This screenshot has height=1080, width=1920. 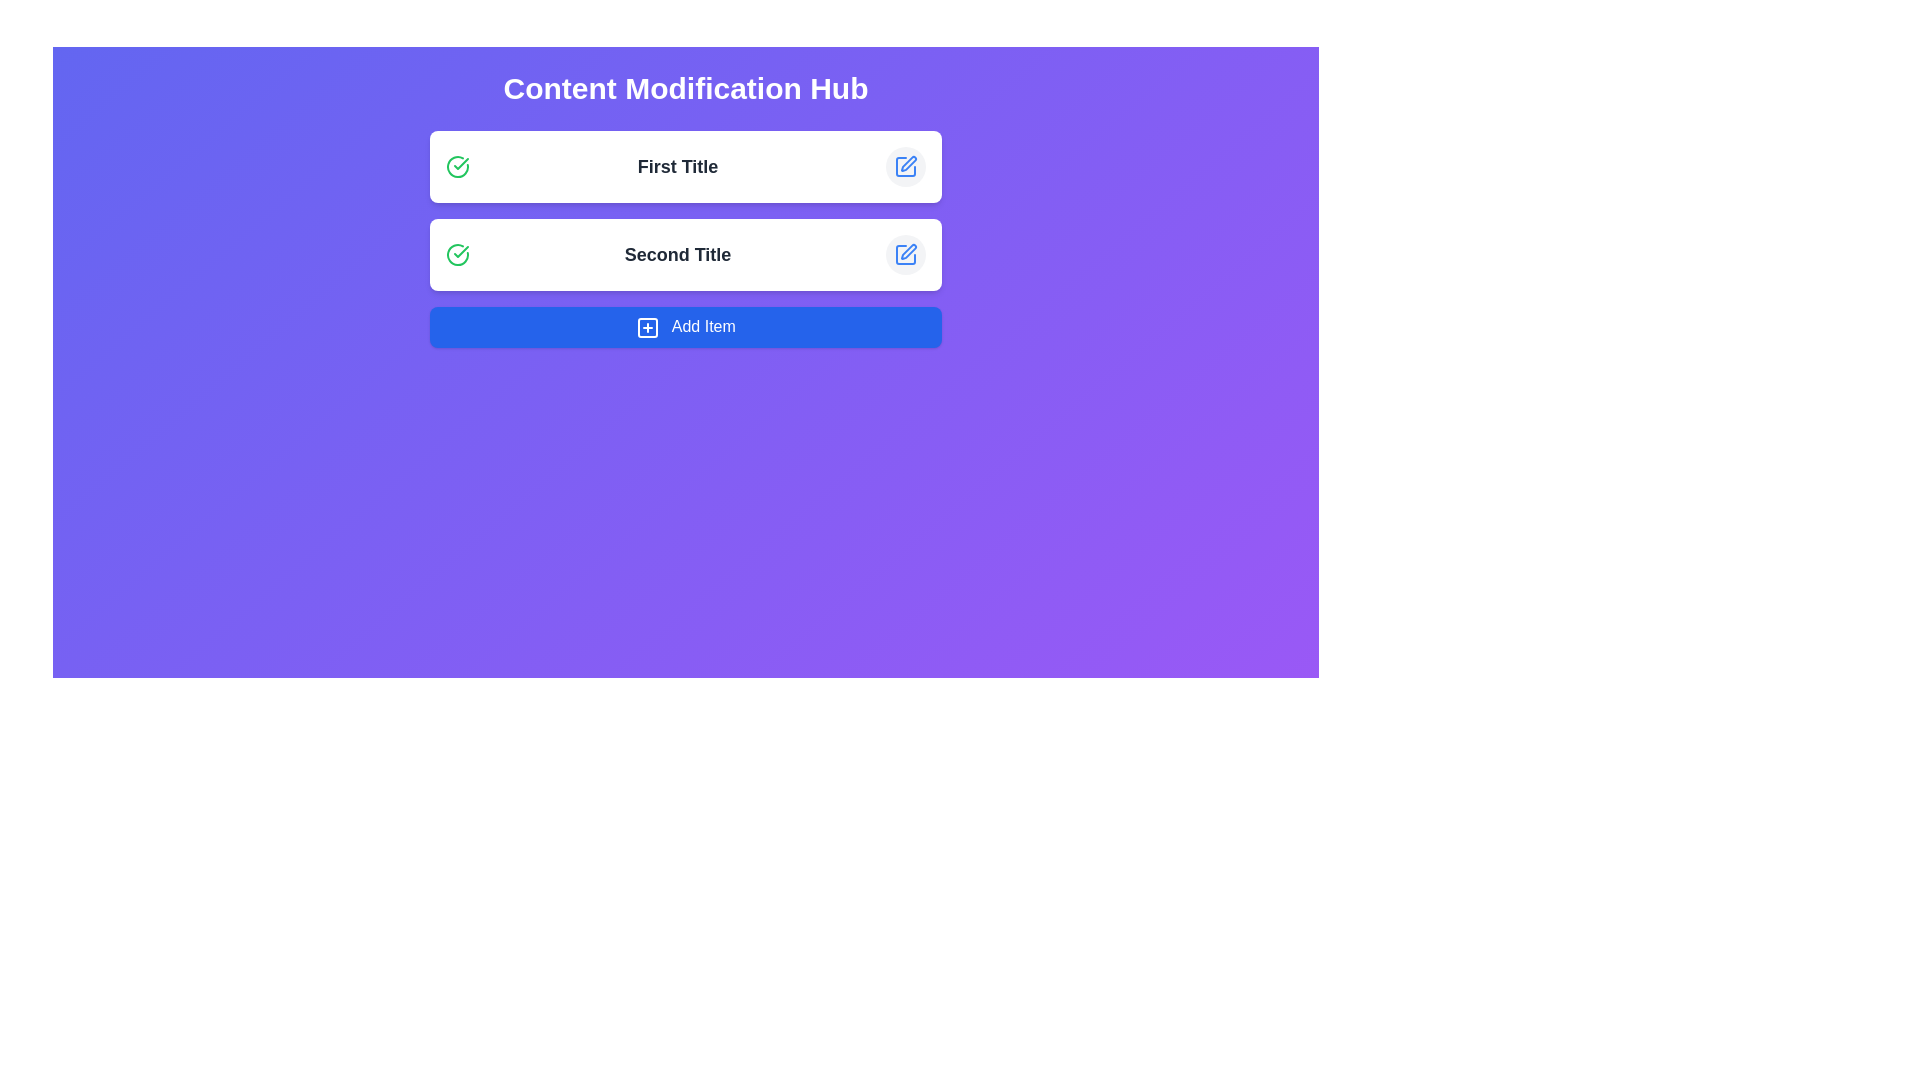 I want to click on the blue square-shaped icon button with a white pen icon located at the top-right corner of the card titled 'First Title' to initiate the edit action, so click(x=905, y=165).